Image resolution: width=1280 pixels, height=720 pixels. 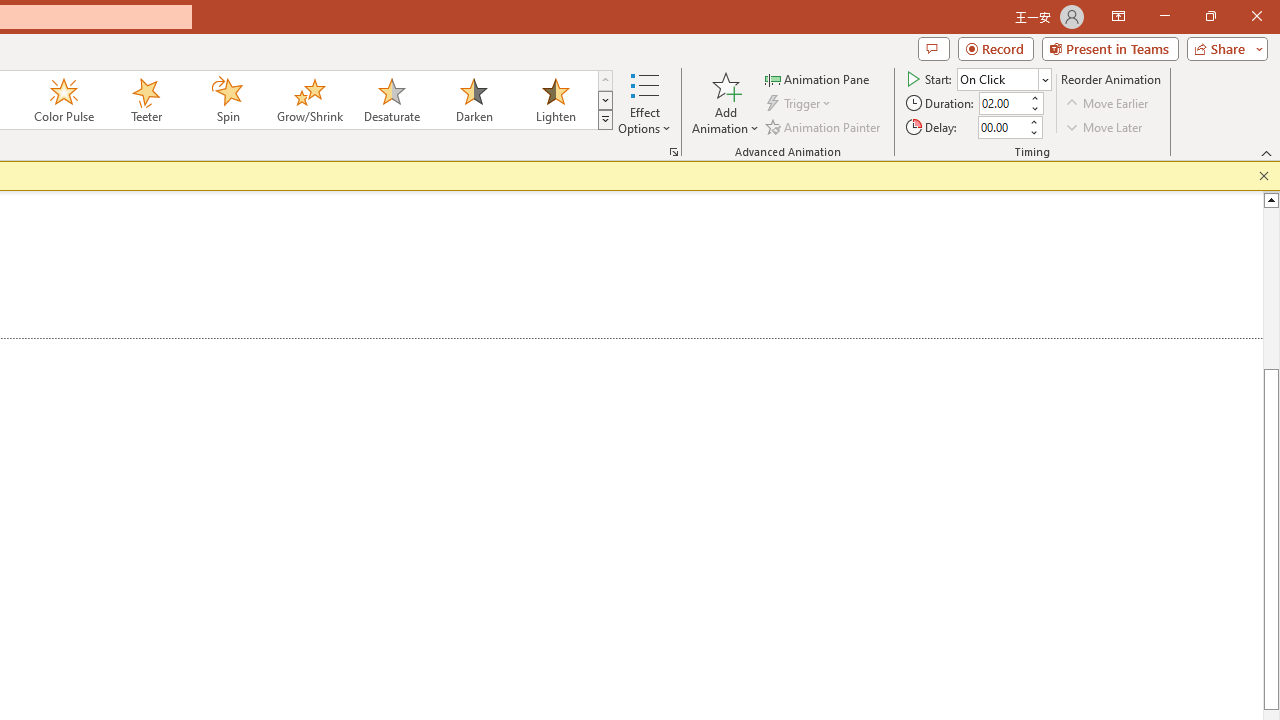 What do you see at coordinates (724, 103) in the screenshot?
I see `'Add Animation'` at bounding box center [724, 103].